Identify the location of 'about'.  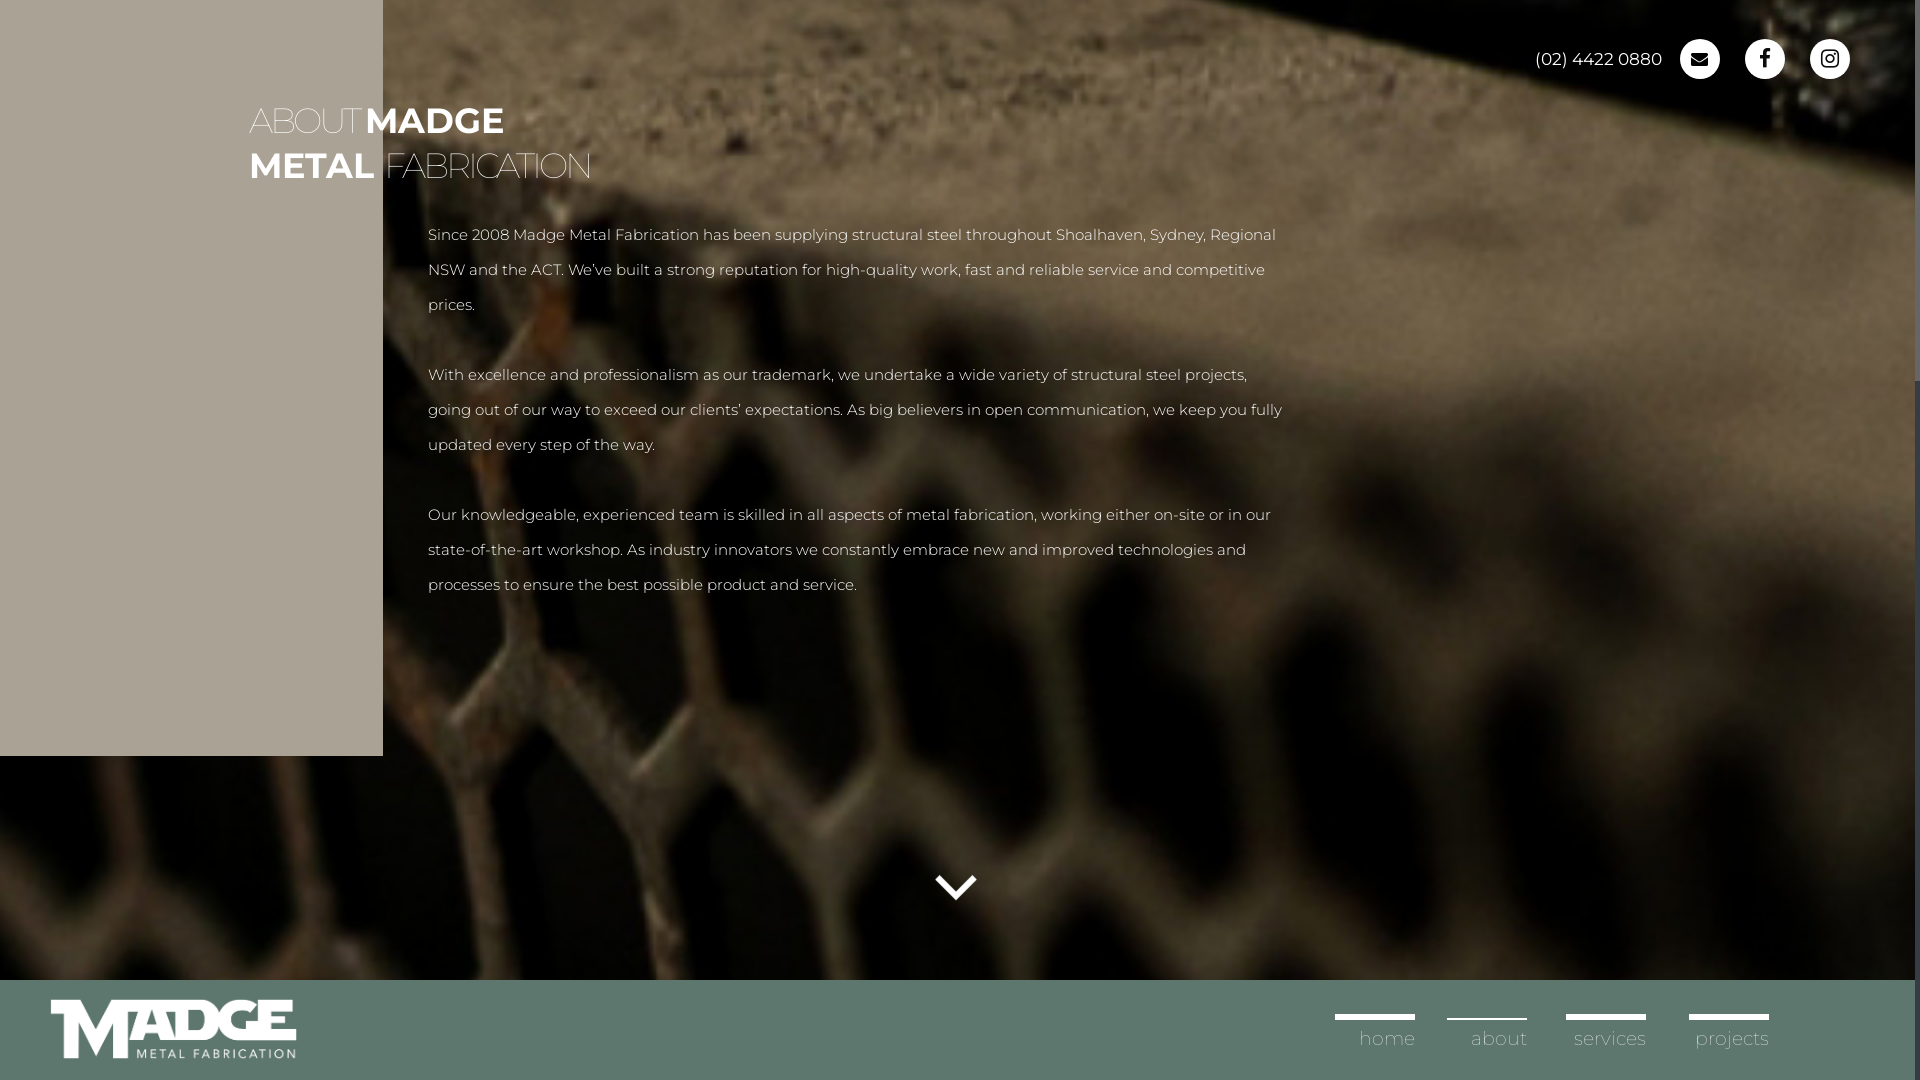
(1498, 1037).